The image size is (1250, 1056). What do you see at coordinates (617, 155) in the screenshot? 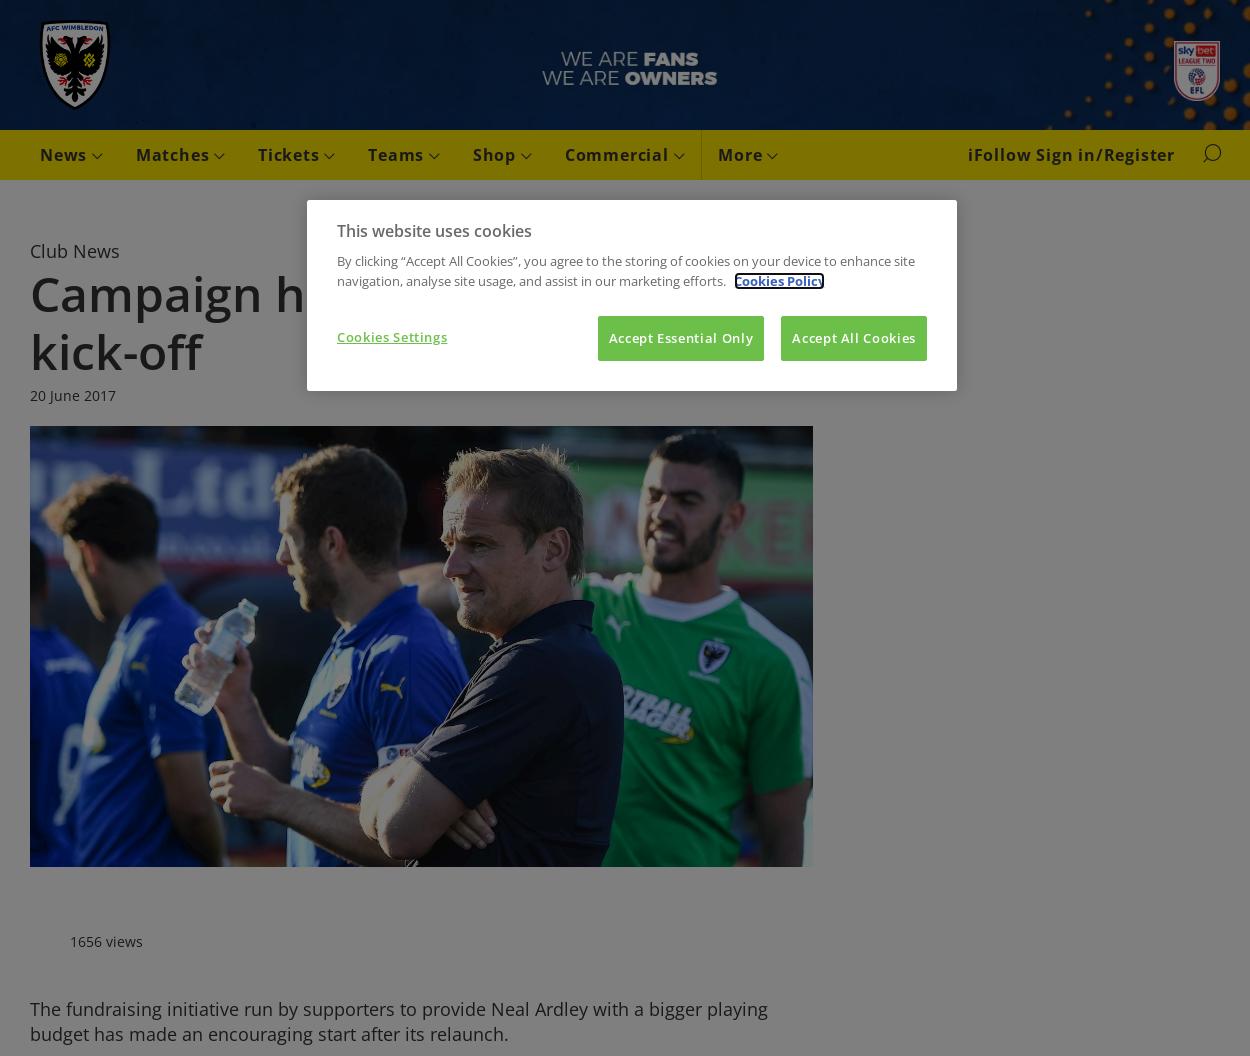
I see `'Commercial'` at bounding box center [617, 155].